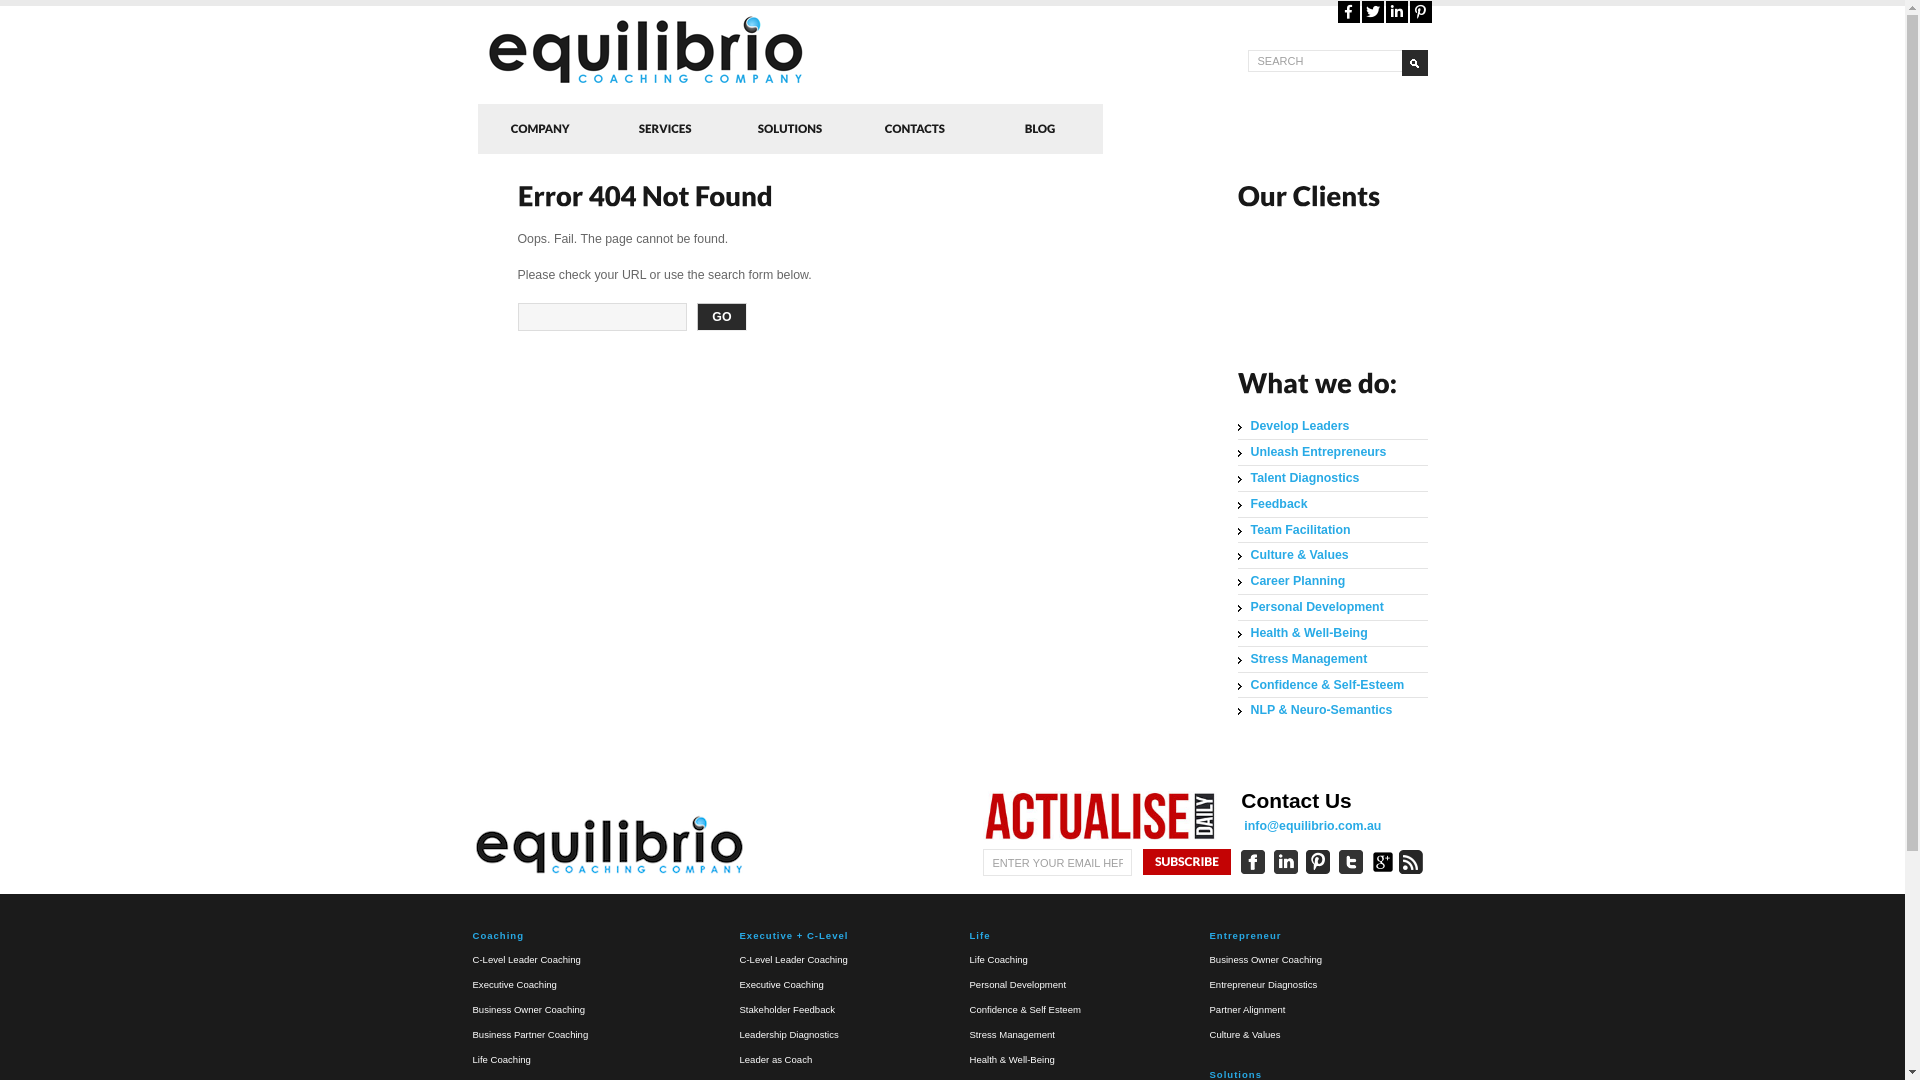 The width and height of the screenshot is (1920, 1080). Describe the element at coordinates (1315, 452) in the screenshot. I see `'Unleash Entrepreneurs'` at that location.